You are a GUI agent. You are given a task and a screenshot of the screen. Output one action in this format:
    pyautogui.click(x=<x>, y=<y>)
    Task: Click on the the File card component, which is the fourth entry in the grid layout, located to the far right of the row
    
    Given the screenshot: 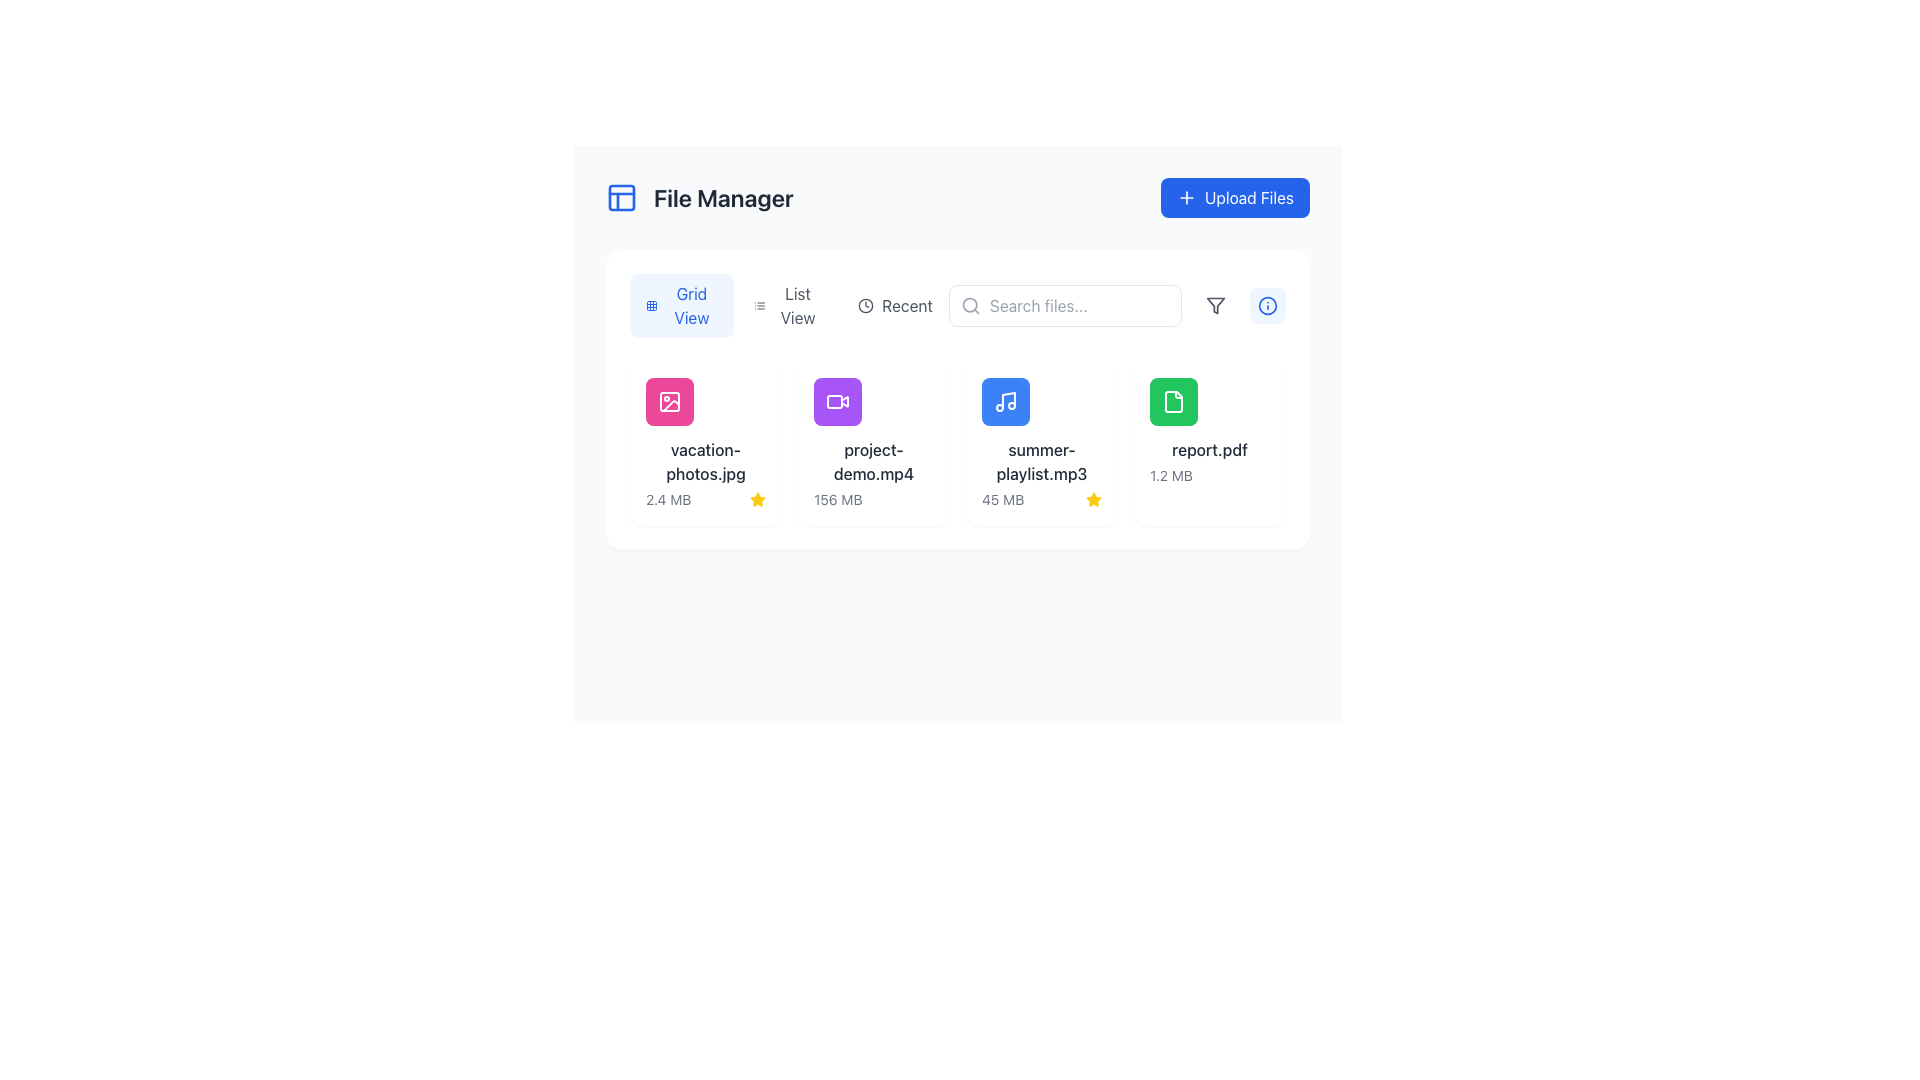 What is the action you would take?
    pyautogui.click(x=1208, y=442)
    